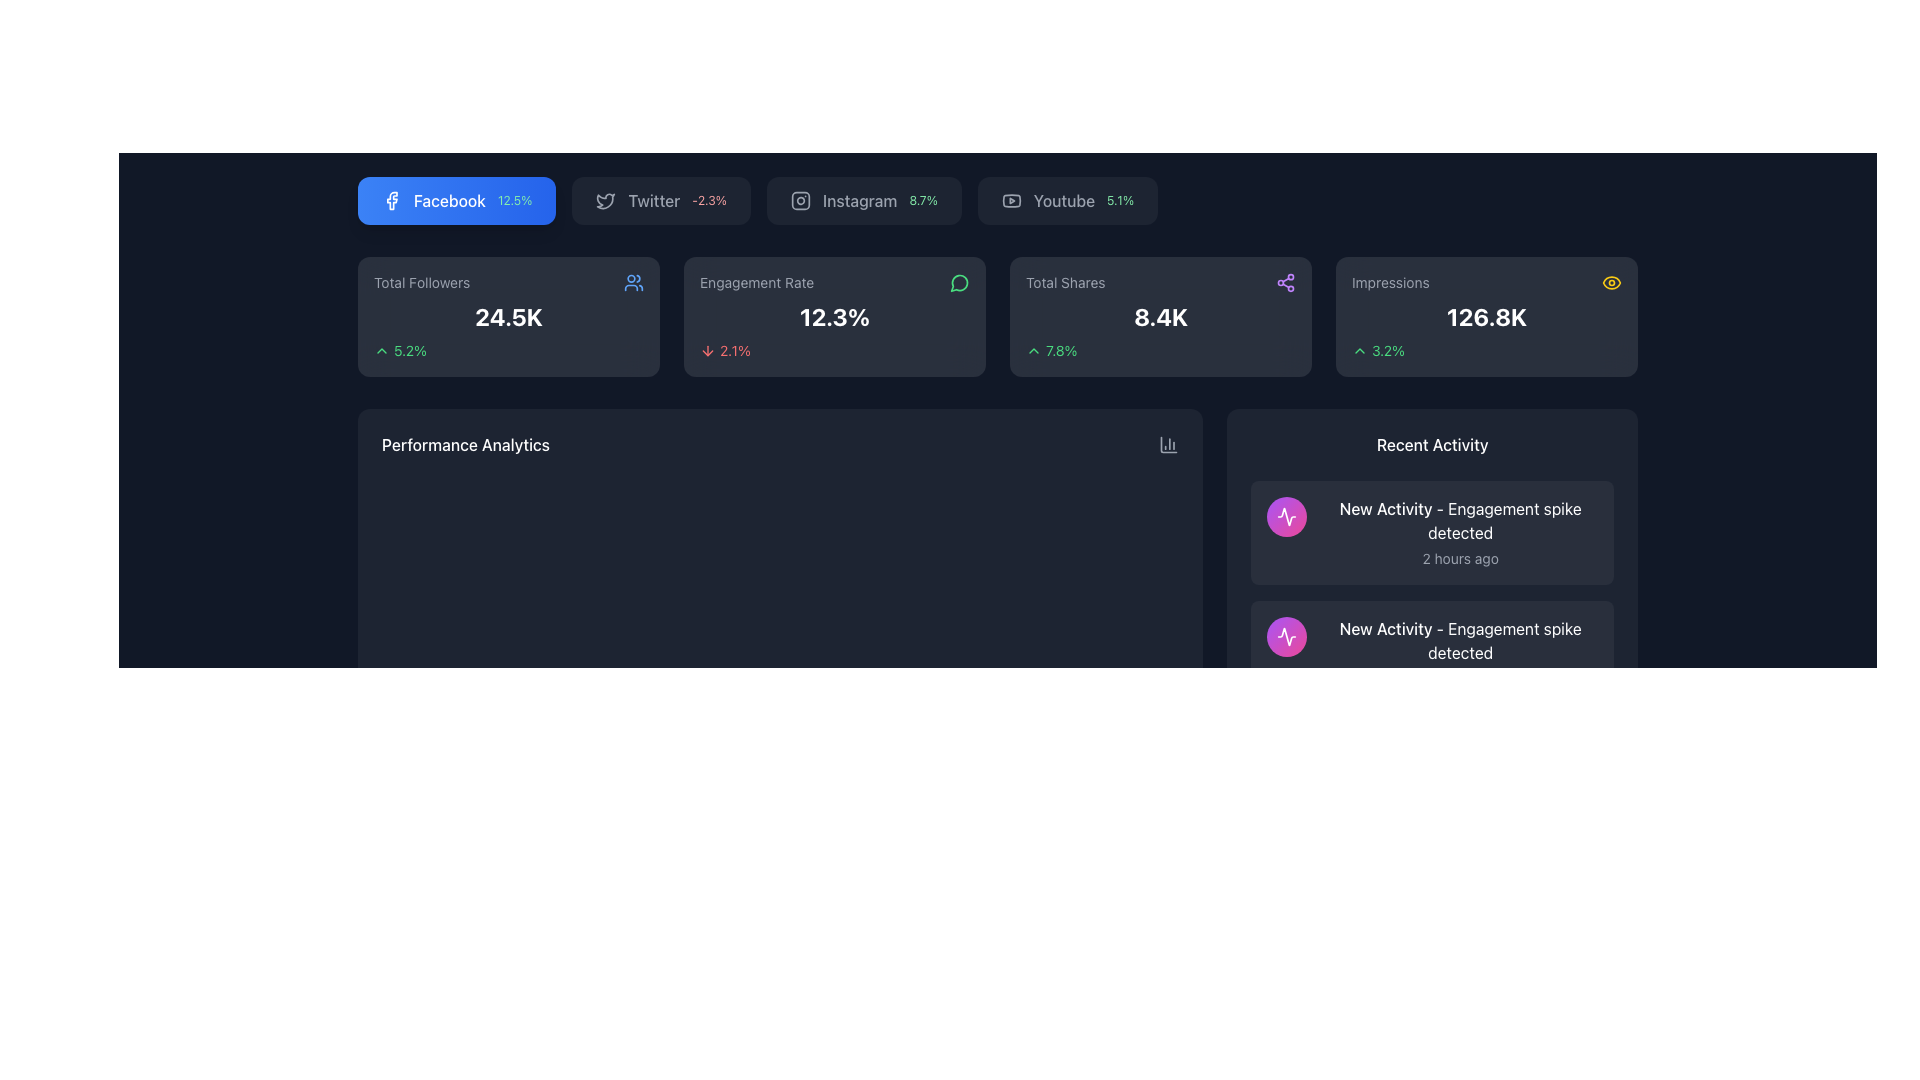 The image size is (1920, 1080). What do you see at coordinates (456, 200) in the screenshot?
I see `the Facebook button located on the far left of the horizontal list to filter or view Facebook-specific metrics` at bounding box center [456, 200].